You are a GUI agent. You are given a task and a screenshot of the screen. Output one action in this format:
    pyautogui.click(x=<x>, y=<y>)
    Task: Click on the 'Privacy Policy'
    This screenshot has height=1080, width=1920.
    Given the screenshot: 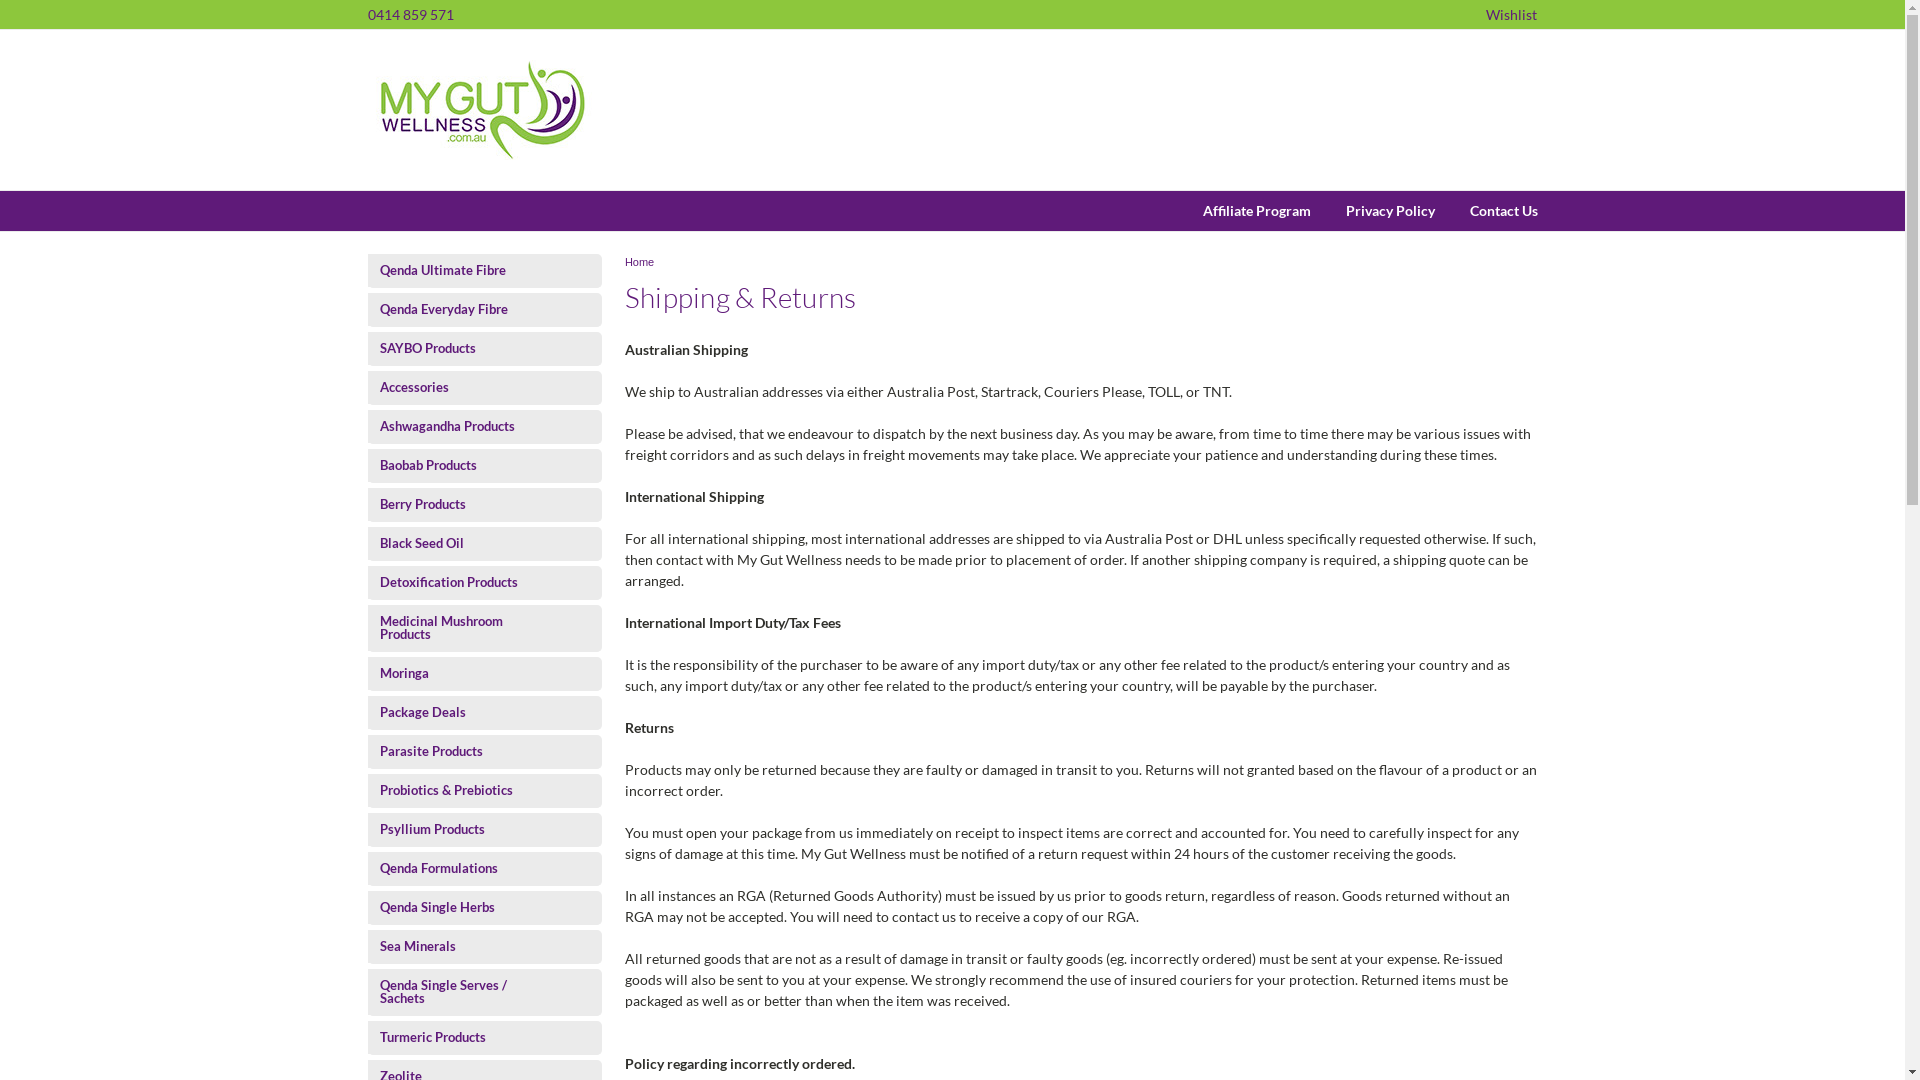 What is the action you would take?
    pyautogui.click(x=1371, y=211)
    